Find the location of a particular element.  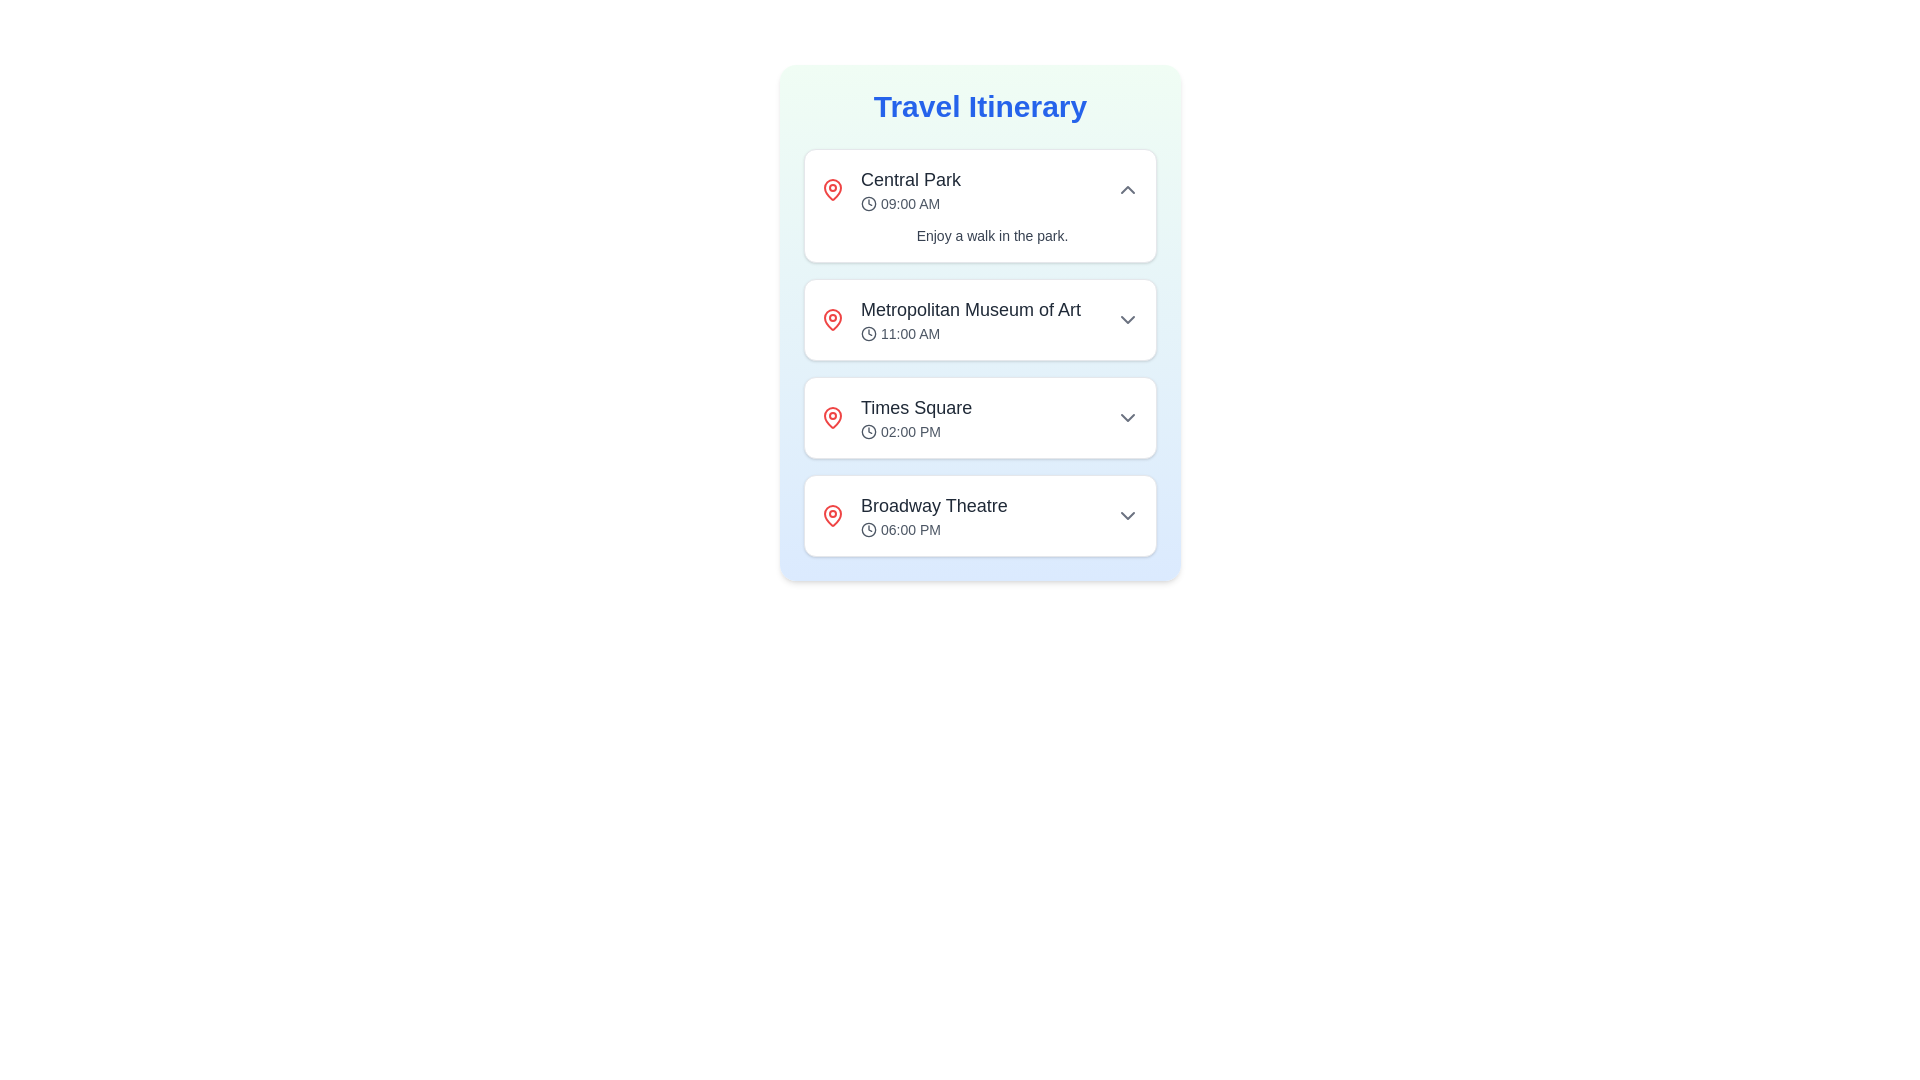

text details from the card labeled 'Times Square' with a red pin icon and a downward arrow icon, located in the 'Travel Itinerary' section is located at coordinates (980, 416).